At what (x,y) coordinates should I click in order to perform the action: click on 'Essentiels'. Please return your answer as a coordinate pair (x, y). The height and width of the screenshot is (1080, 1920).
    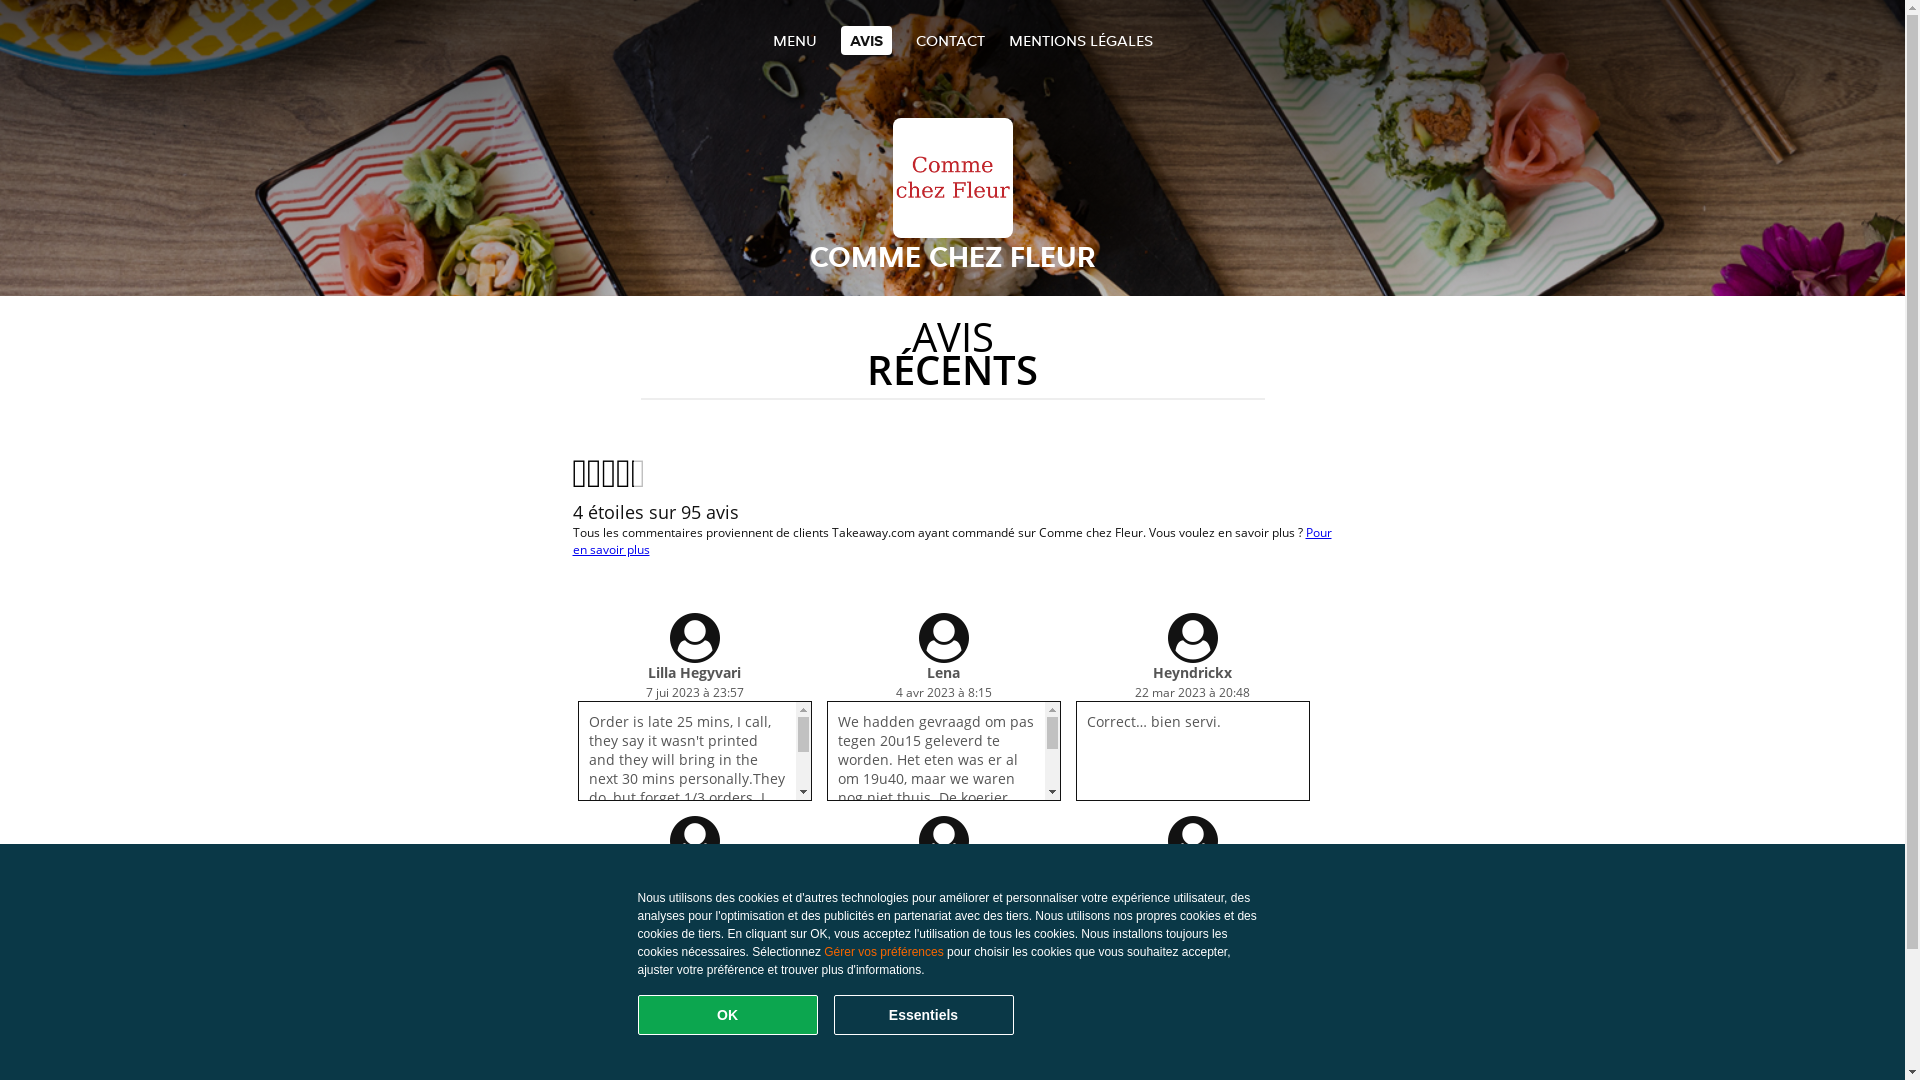
    Looking at the image, I should click on (922, 1014).